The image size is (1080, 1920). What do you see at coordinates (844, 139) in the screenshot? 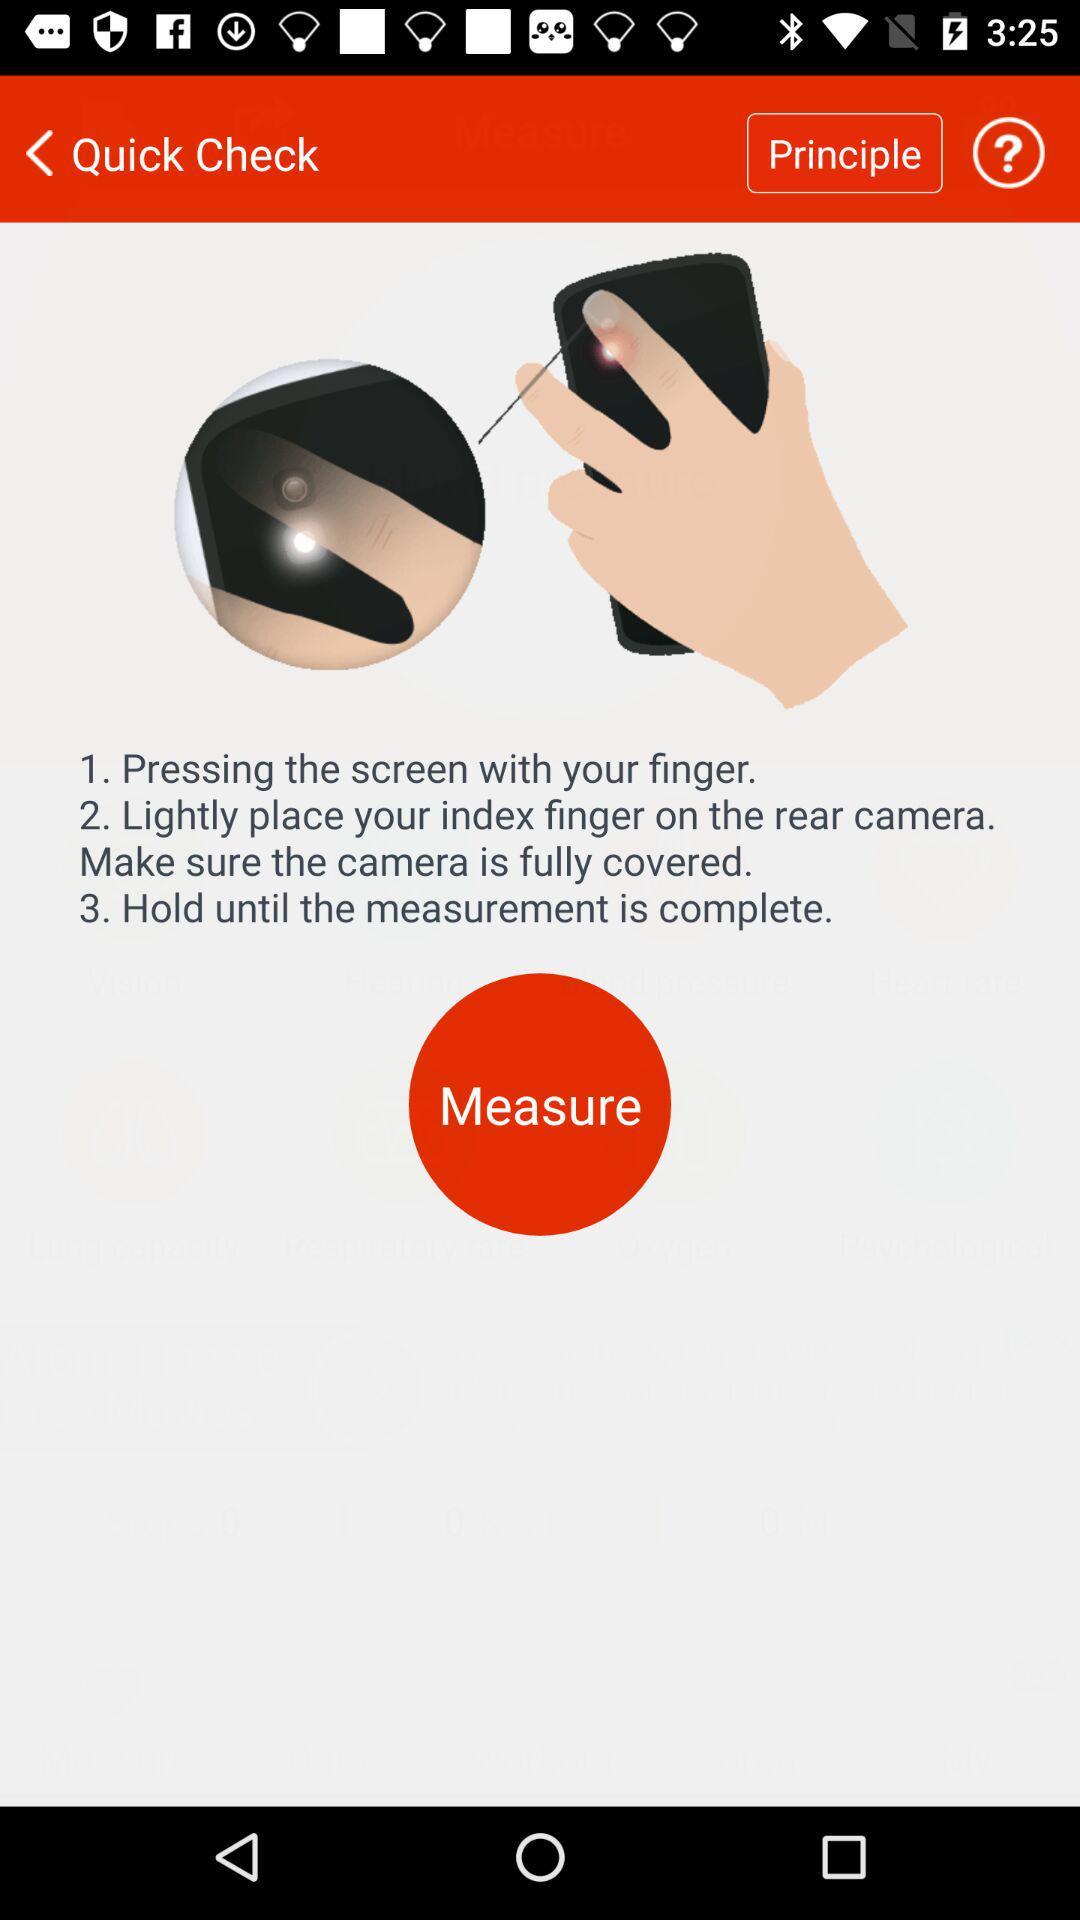
I see `principle` at bounding box center [844, 139].